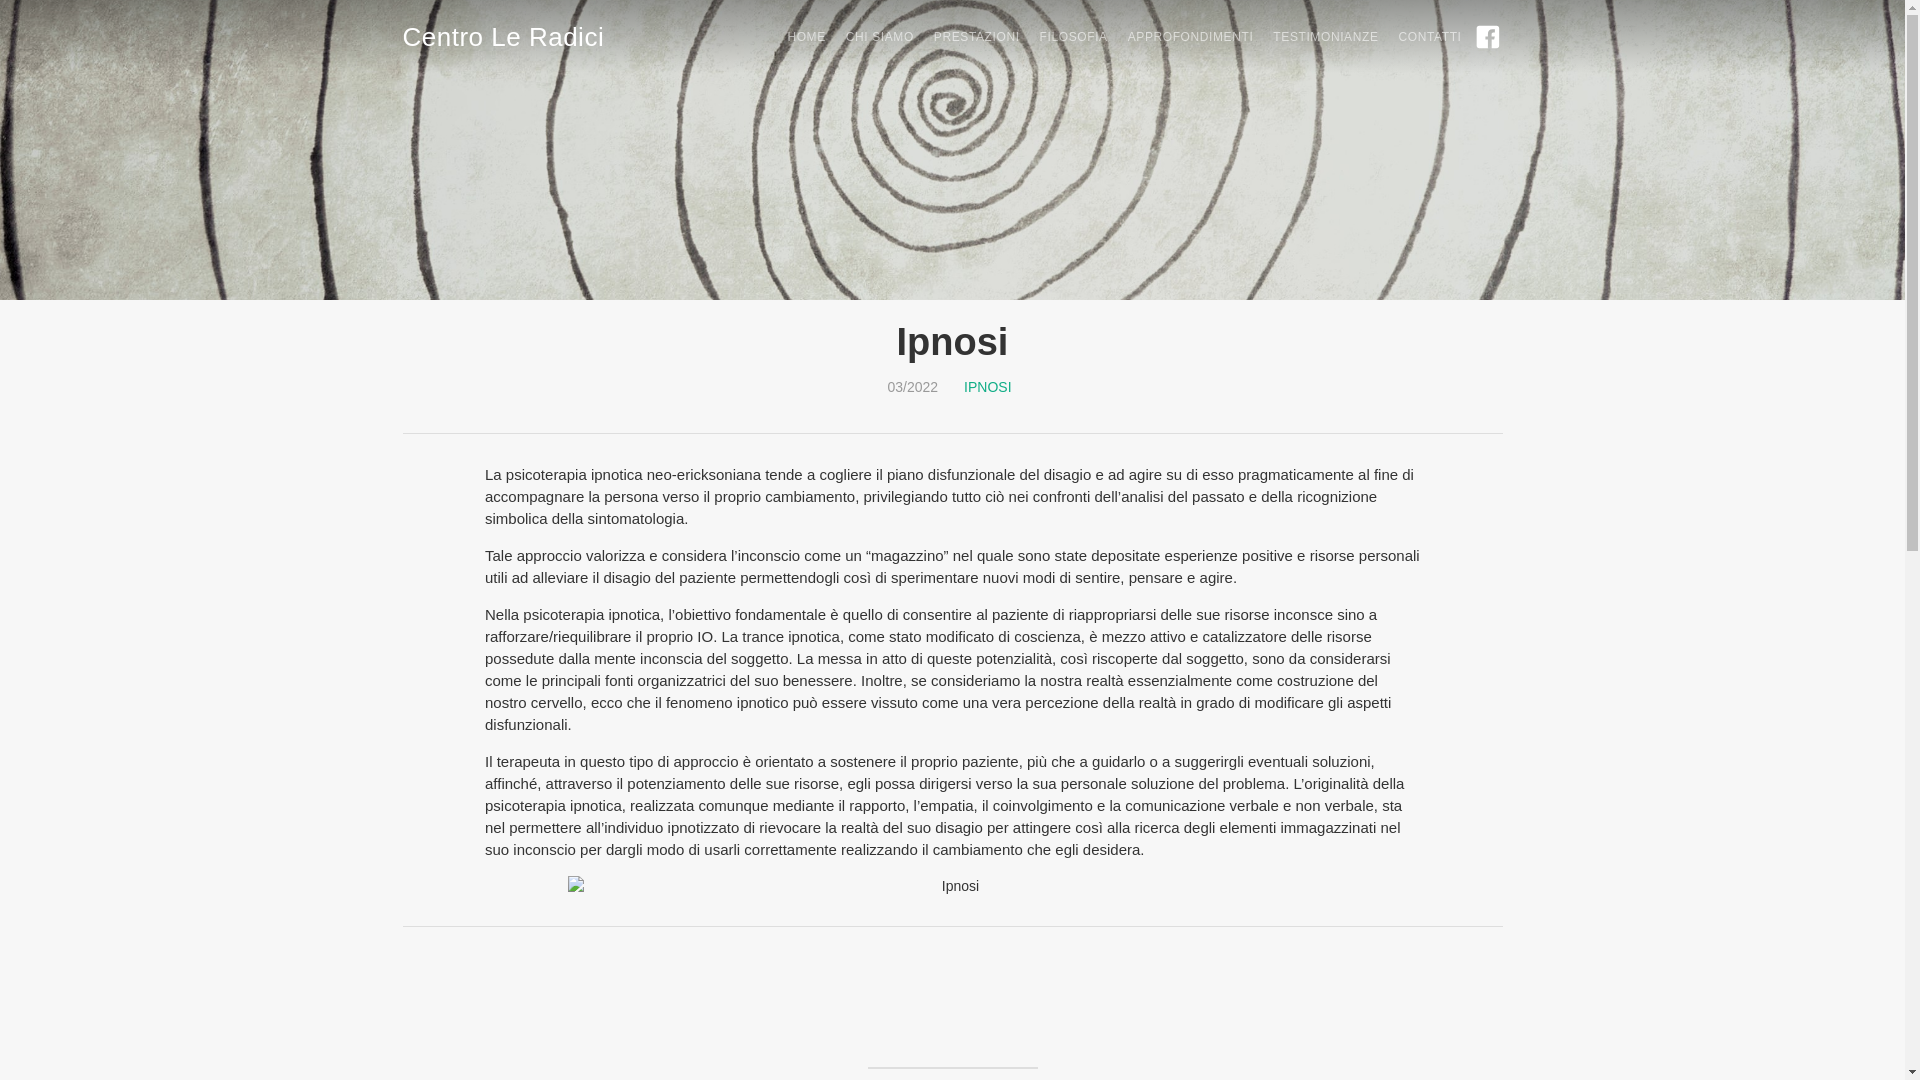 The height and width of the screenshot is (1080, 1920). Describe the element at coordinates (869, 37) in the screenshot. I see `'CHI SIAMO'` at that location.